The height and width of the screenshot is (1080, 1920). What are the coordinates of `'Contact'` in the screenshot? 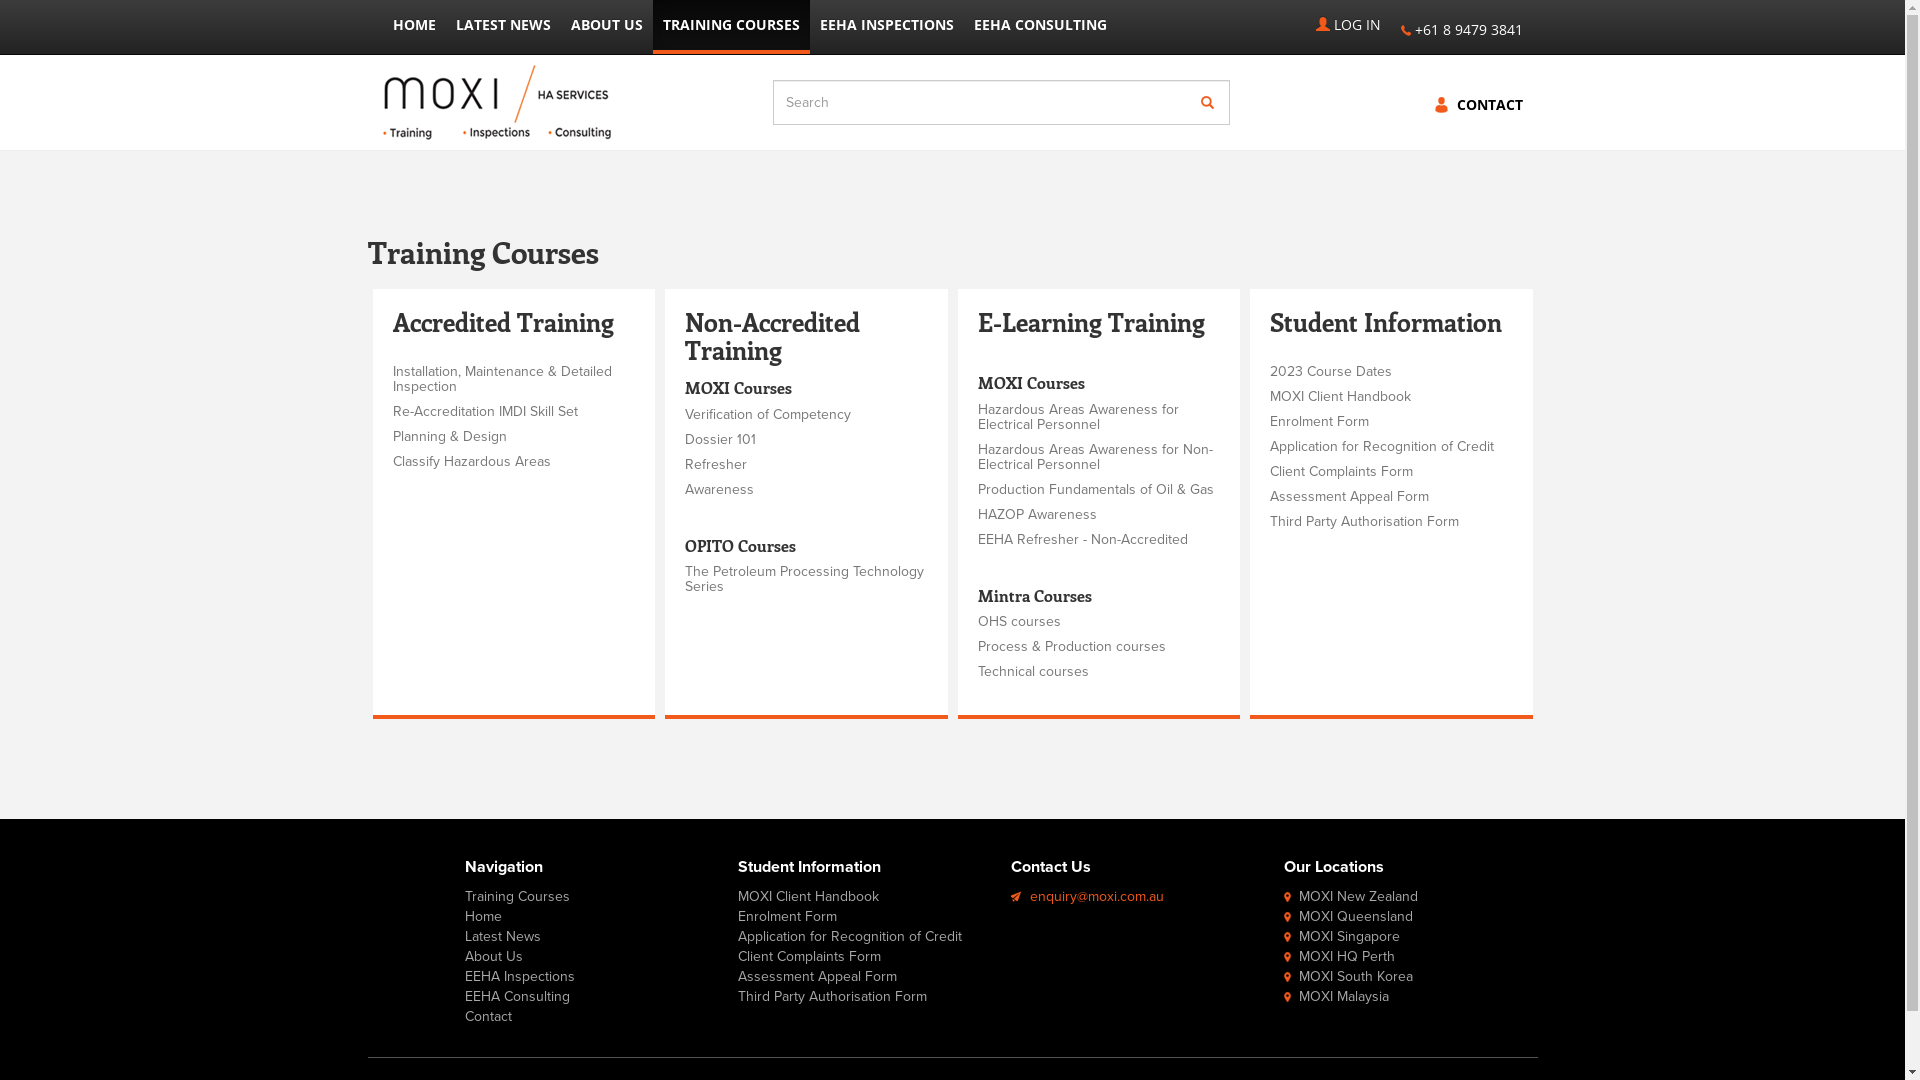 It's located at (488, 1016).